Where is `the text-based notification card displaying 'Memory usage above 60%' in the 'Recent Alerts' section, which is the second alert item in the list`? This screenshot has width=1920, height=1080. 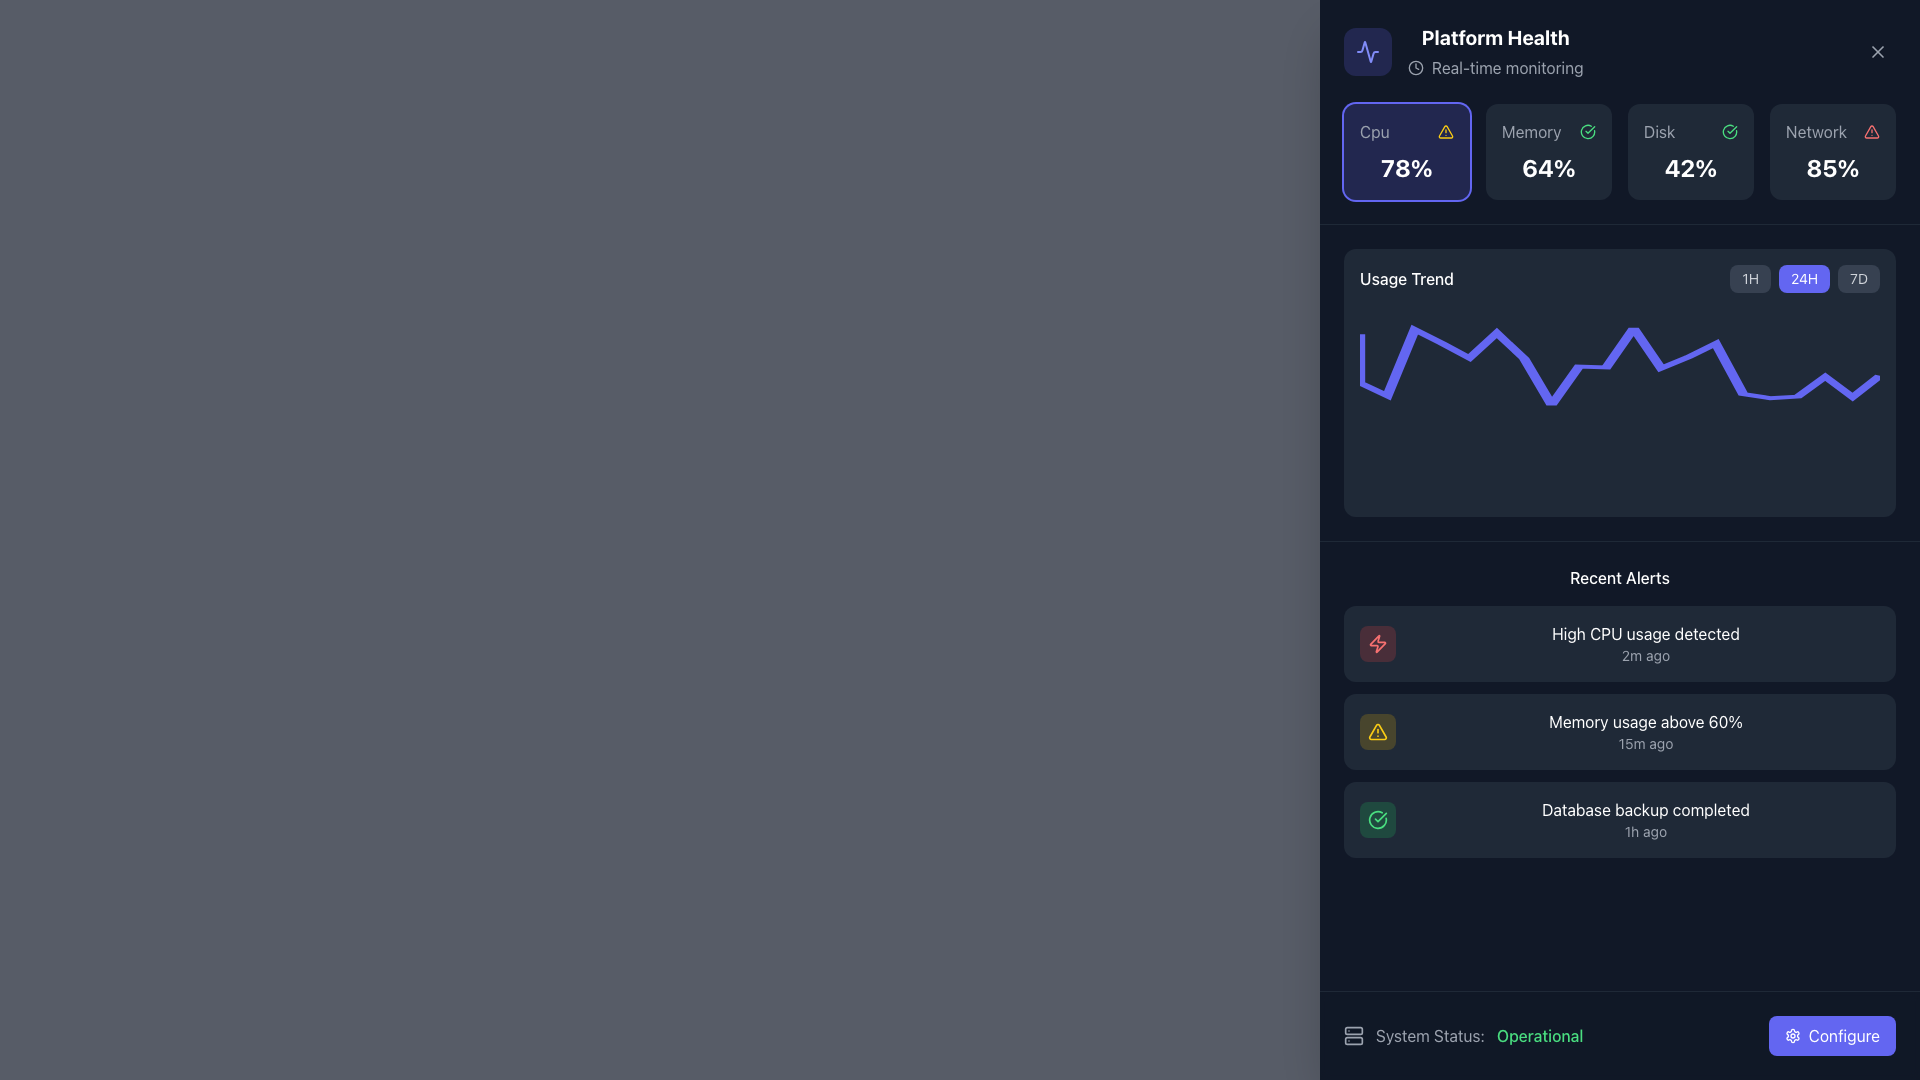 the text-based notification card displaying 'Memory usage above 60%' in the 'Recent Alerts' section, which is the second alert item in the list is located at coordinates (1646, 732).